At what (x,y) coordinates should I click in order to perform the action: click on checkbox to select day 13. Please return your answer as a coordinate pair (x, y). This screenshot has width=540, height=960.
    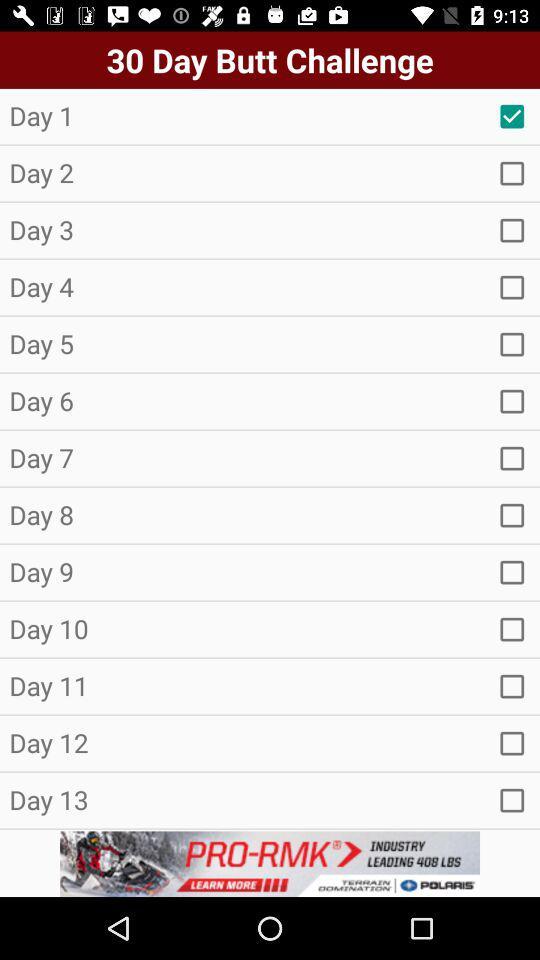
    Looking at the image, I should click on (512, 800).